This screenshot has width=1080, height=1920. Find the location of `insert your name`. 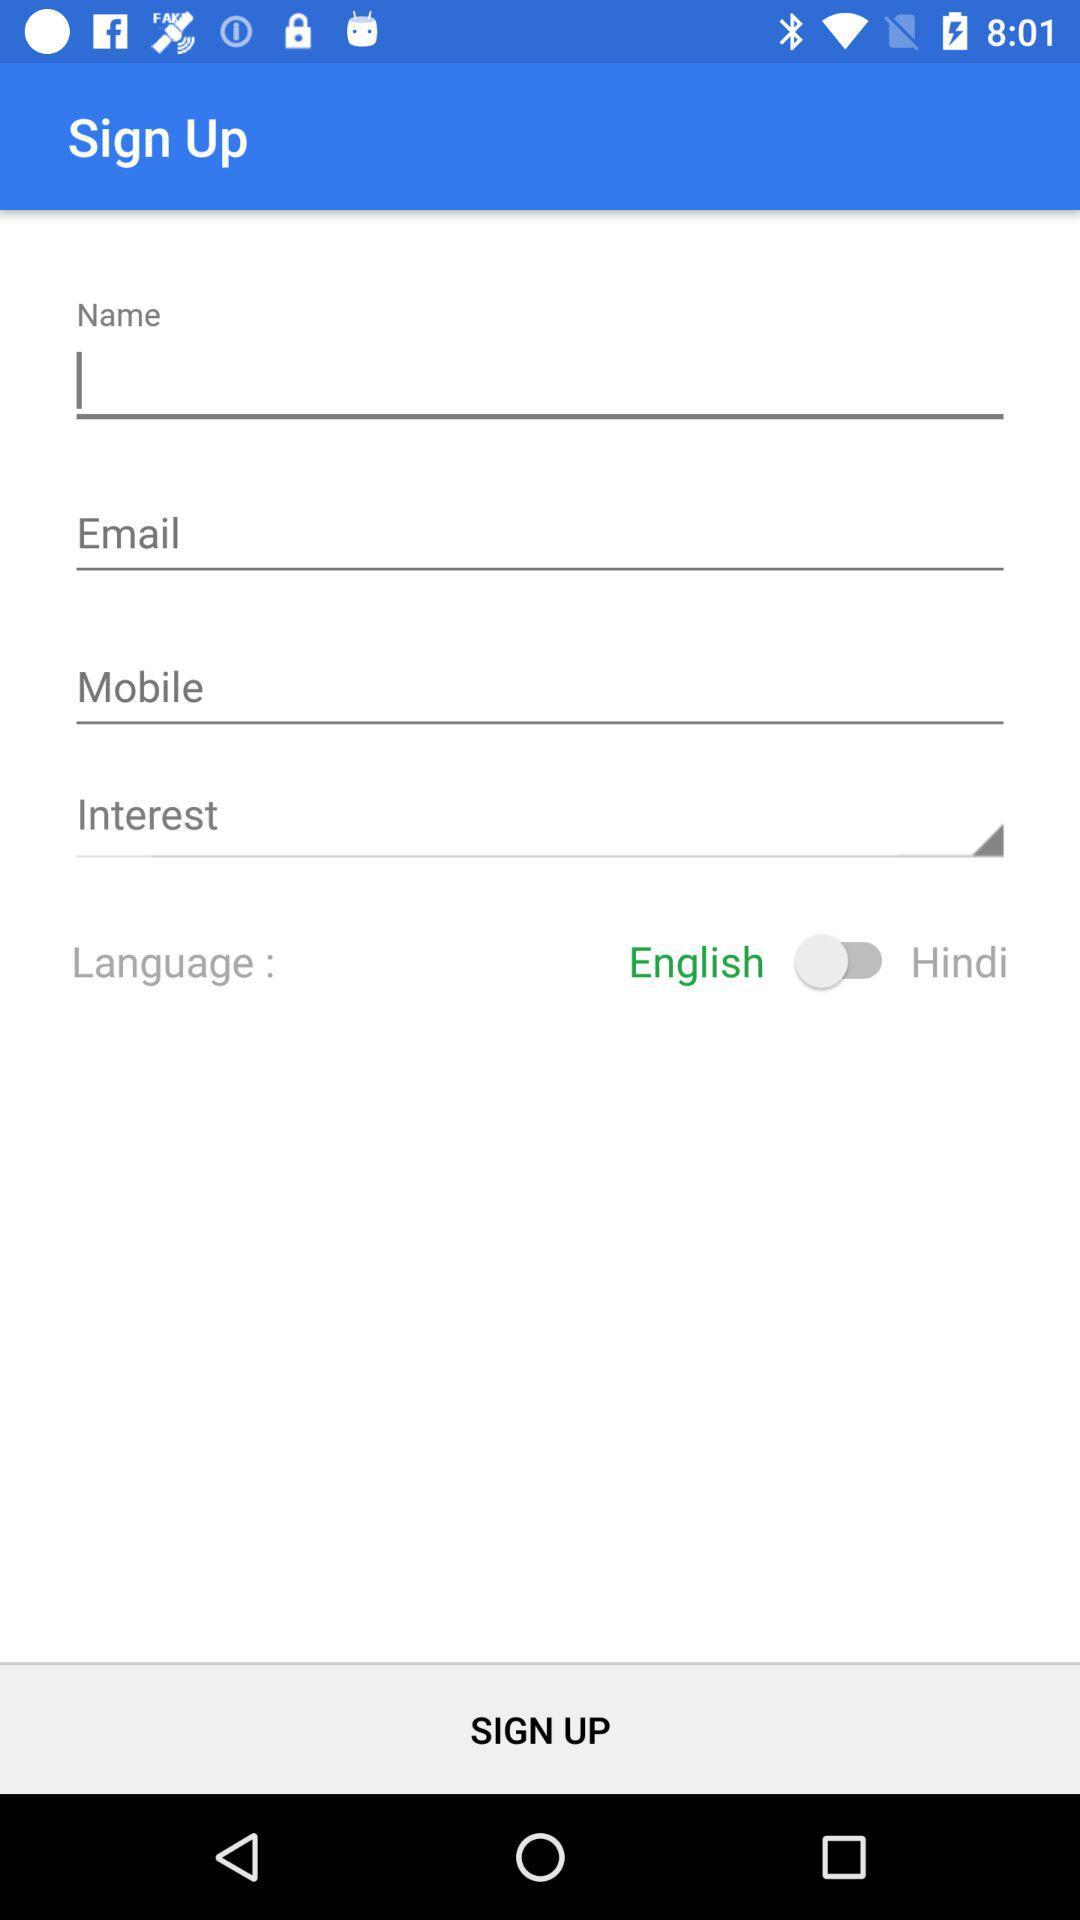

insert your name is located at coordinates (540, 381).